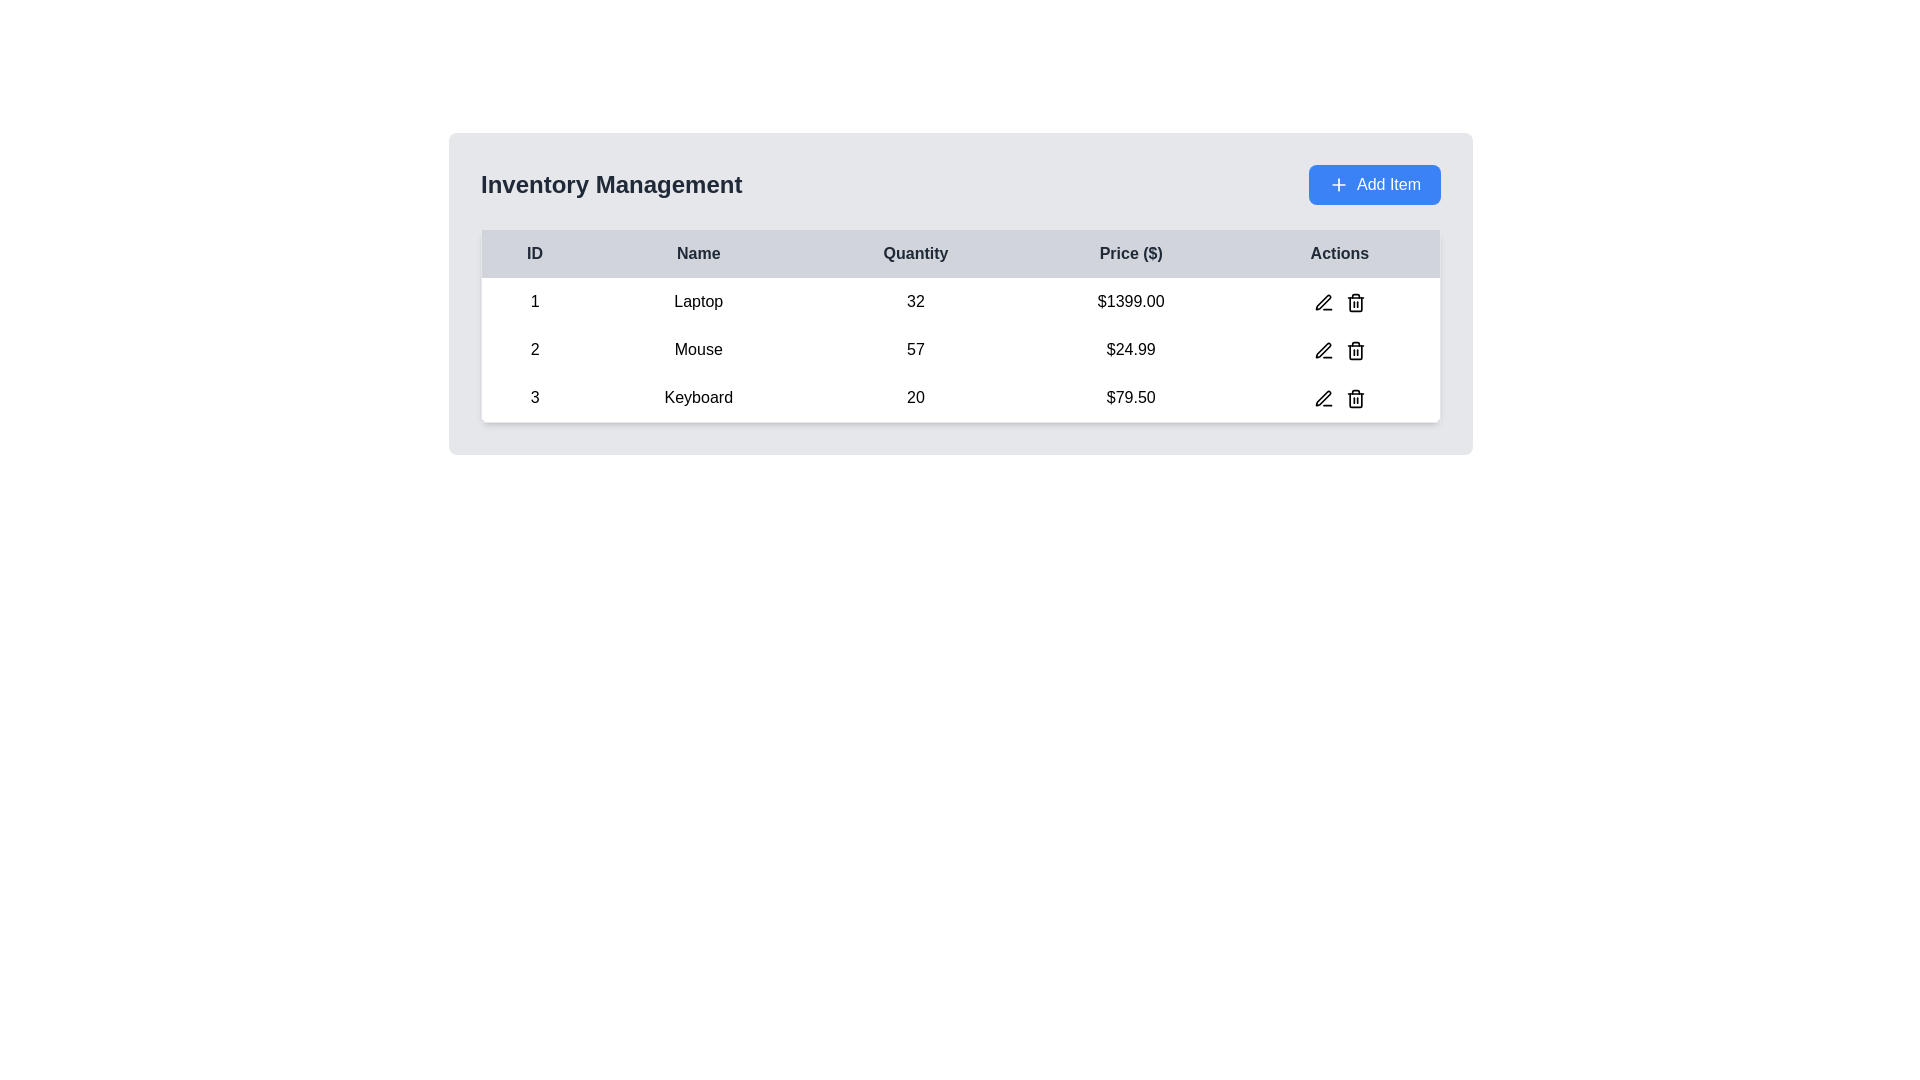 Image resolution: width=1920 pixels, height=1080 pixels. Describe the element at coordinates (1323, 397) in the screenshot. I see `the edit icon button located in the 'Actions' column of the third table row, which allows users to modify item details` at that location.